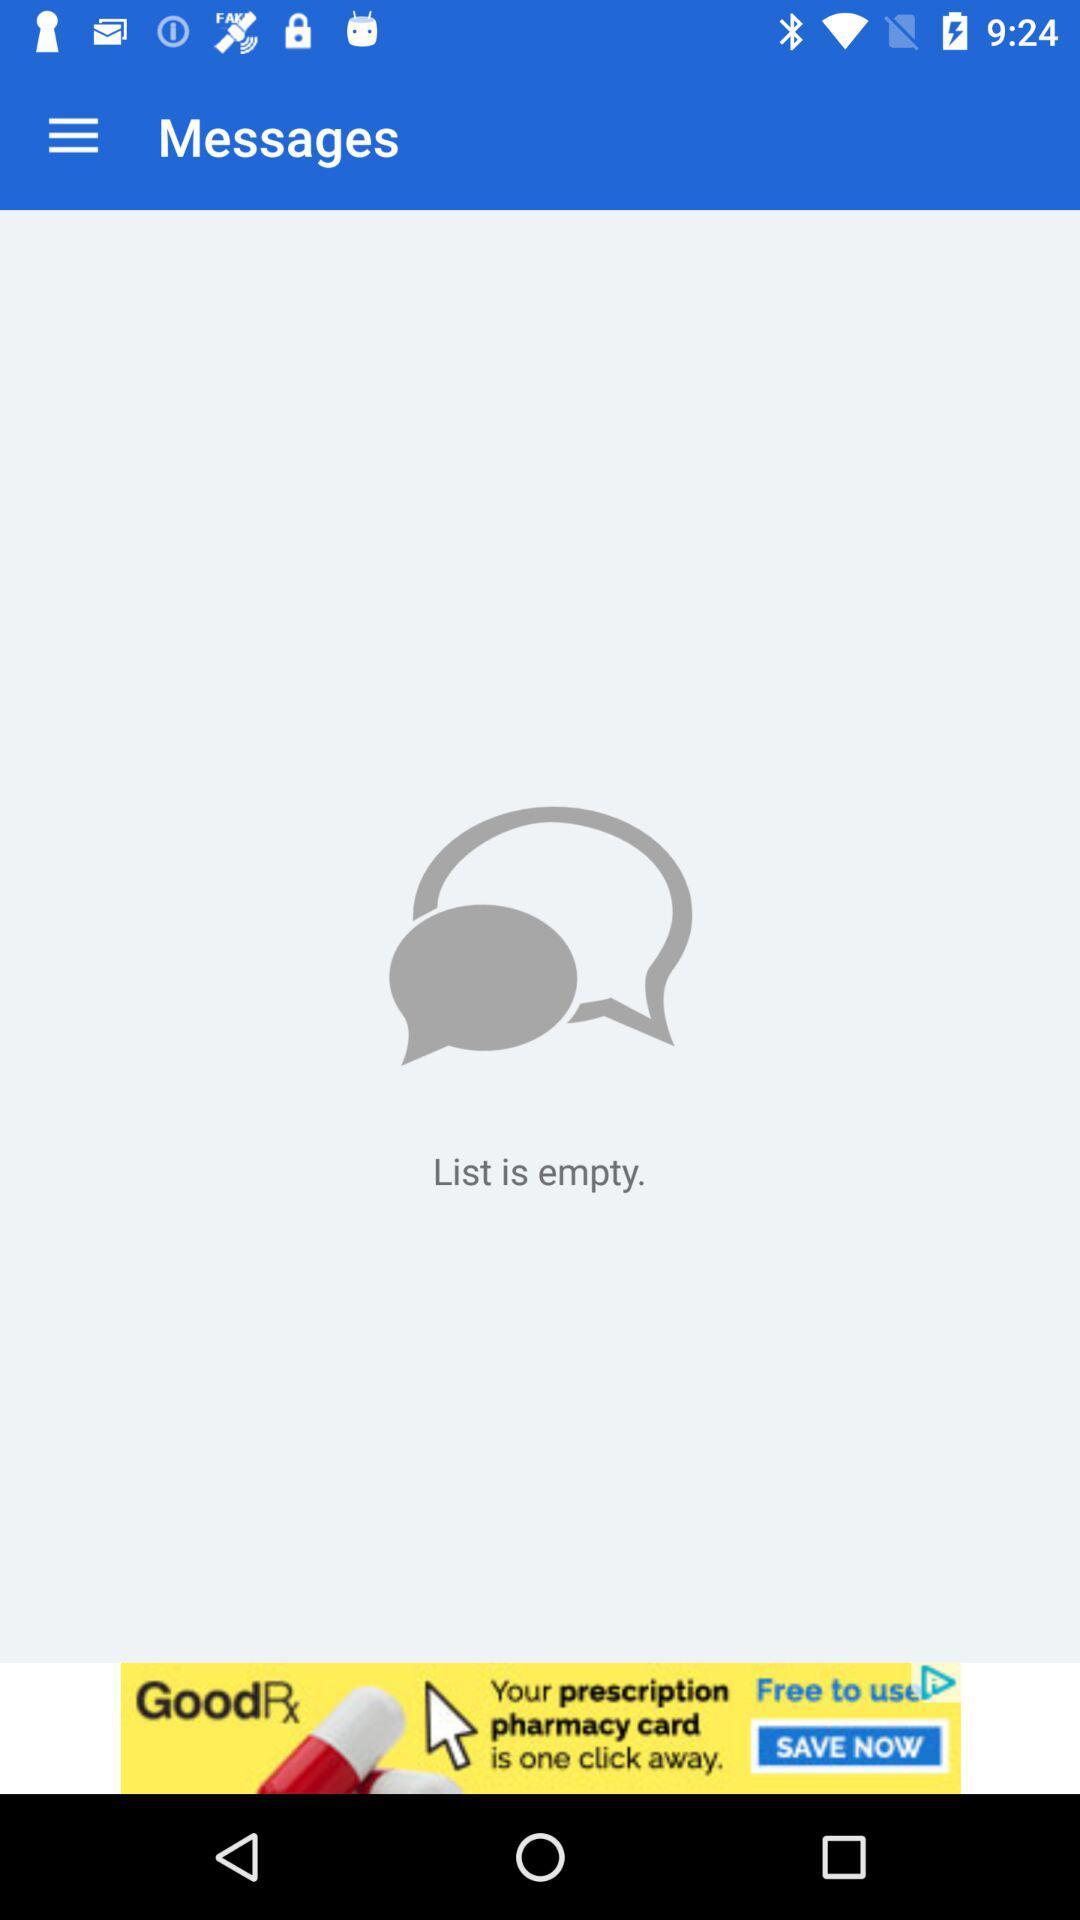 This screenshot has width=1080, height=1920. What do you see at coordinates (540, 1727) in the screenshot?
I see `advertisement` at bounding box center [540, 1727].